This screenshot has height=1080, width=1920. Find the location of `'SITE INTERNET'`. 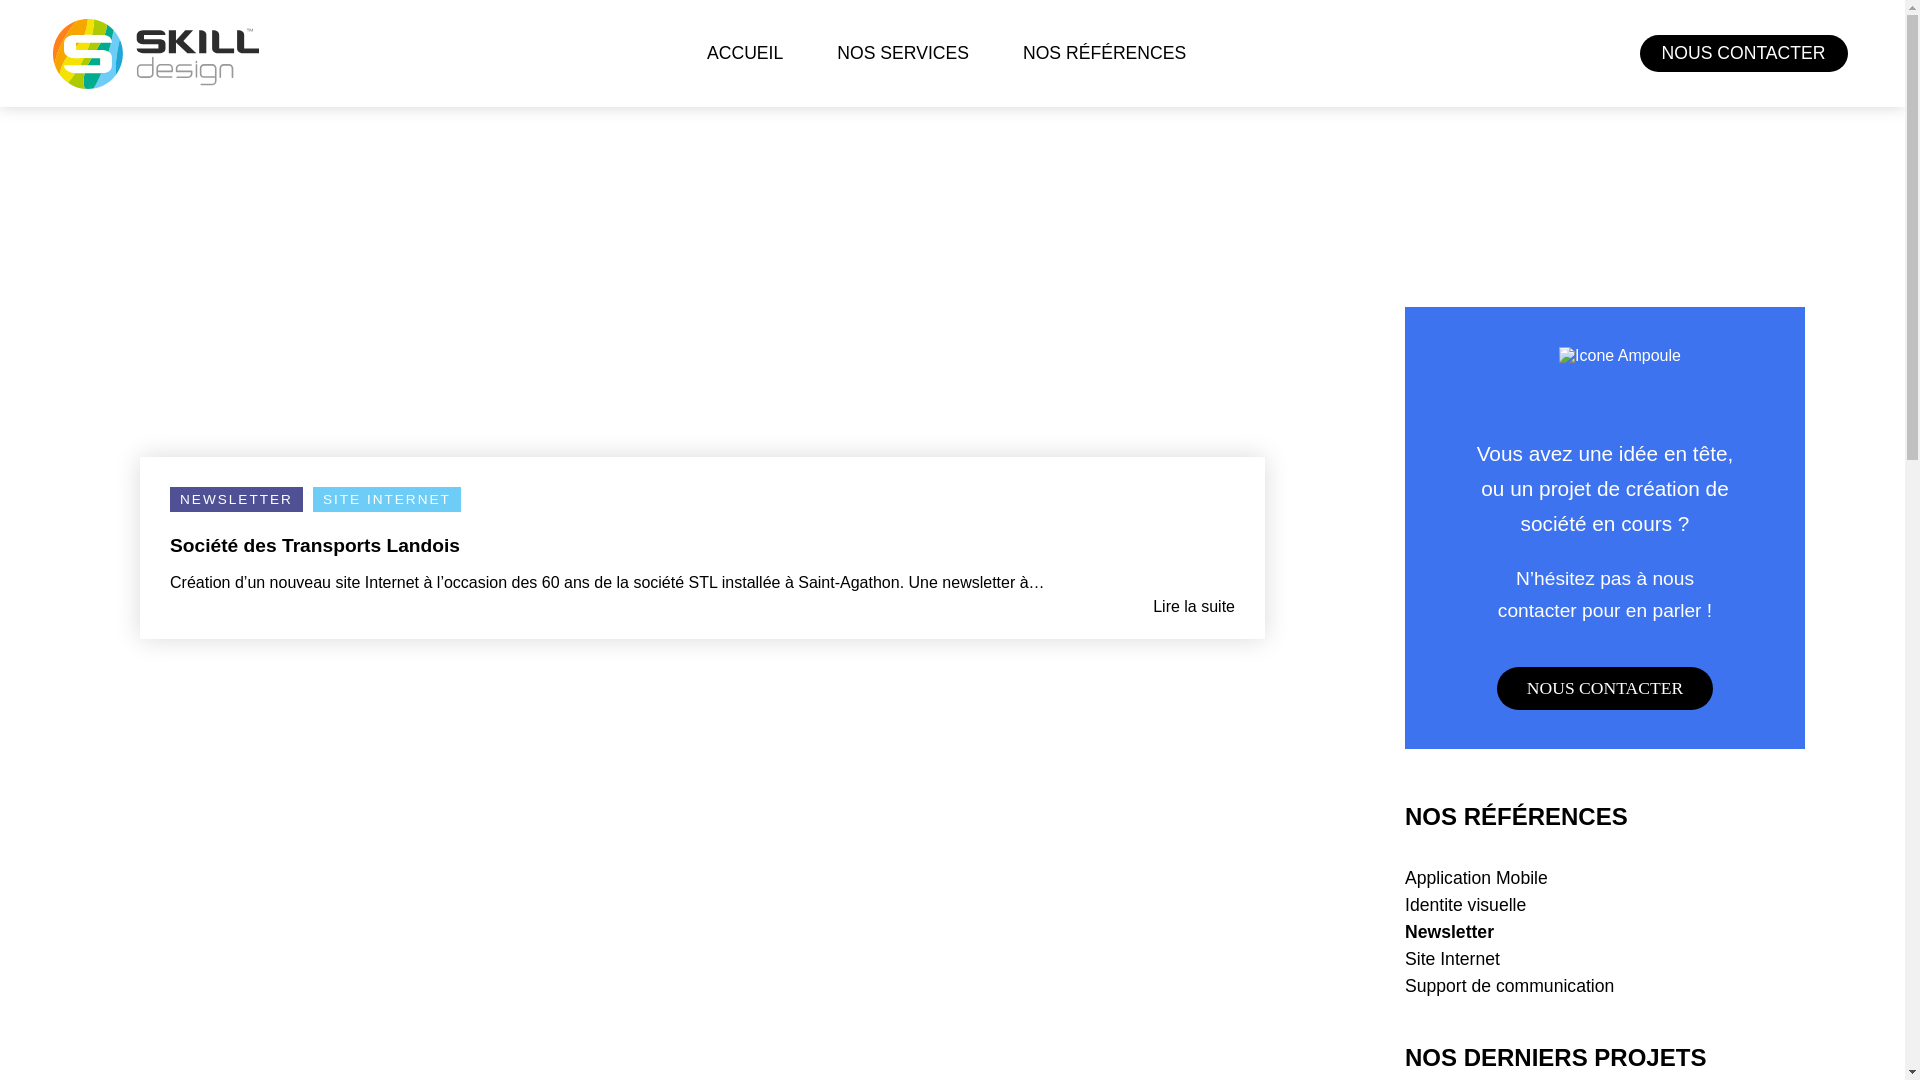

'SITE INTERNET' is located at coordinates (387, 498).